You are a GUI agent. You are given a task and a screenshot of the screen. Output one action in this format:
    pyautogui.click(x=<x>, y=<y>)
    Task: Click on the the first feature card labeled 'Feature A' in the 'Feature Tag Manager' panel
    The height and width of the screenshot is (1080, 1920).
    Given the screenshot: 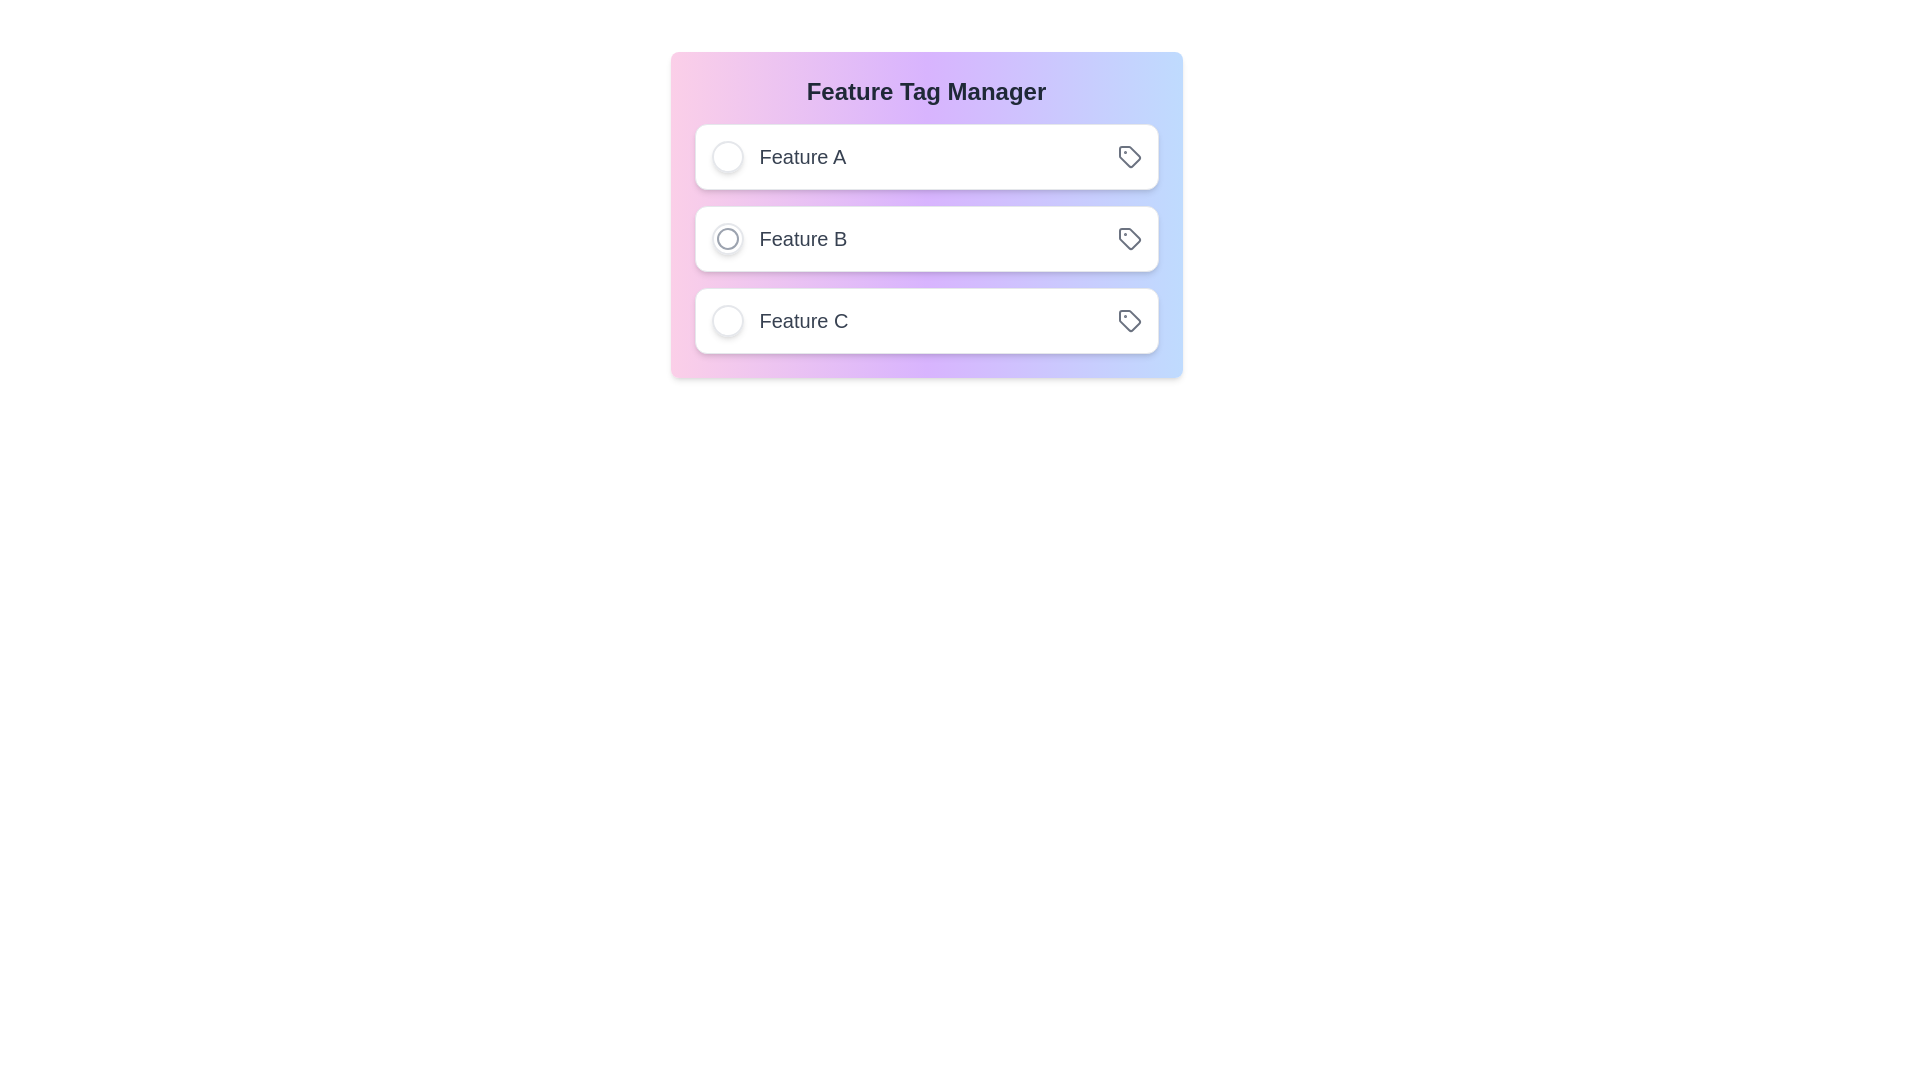 What is the action you would take?
    pyautogui.click(x=925, y=156)
    